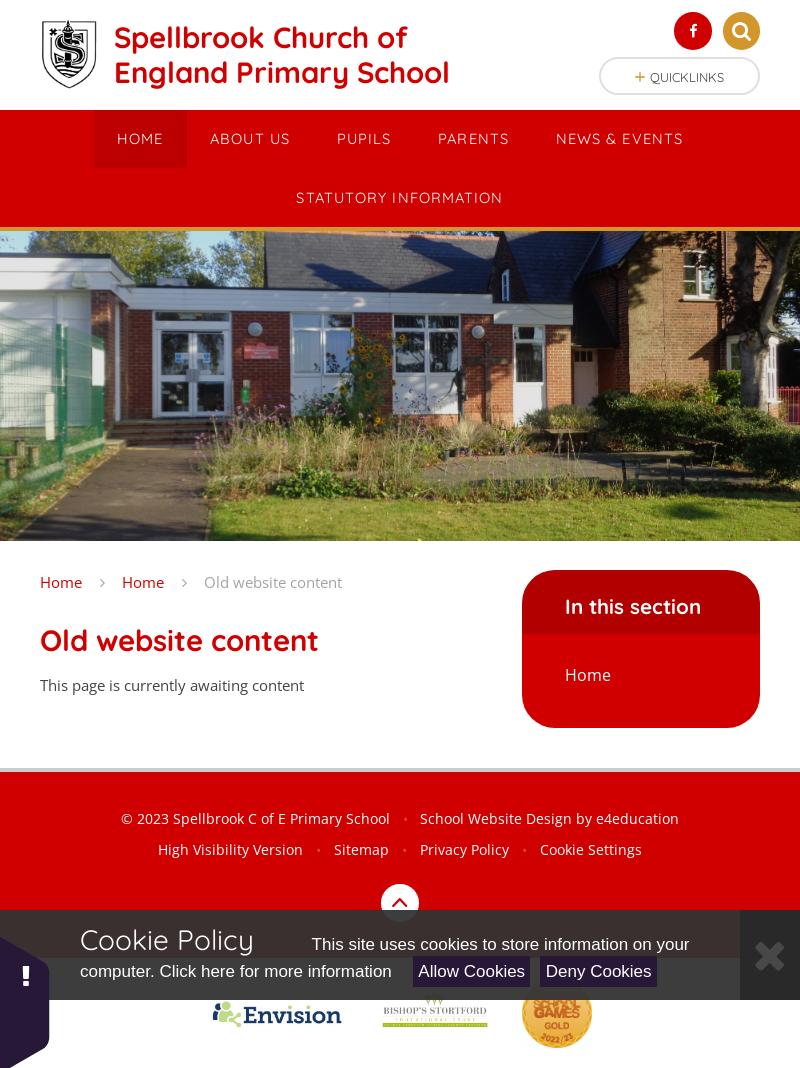 Image resolution: width=800 pixels, height=1068 pixels. I want to click on 'Great St Mary's Church, Sawbridgeworth', so click(298, 394).